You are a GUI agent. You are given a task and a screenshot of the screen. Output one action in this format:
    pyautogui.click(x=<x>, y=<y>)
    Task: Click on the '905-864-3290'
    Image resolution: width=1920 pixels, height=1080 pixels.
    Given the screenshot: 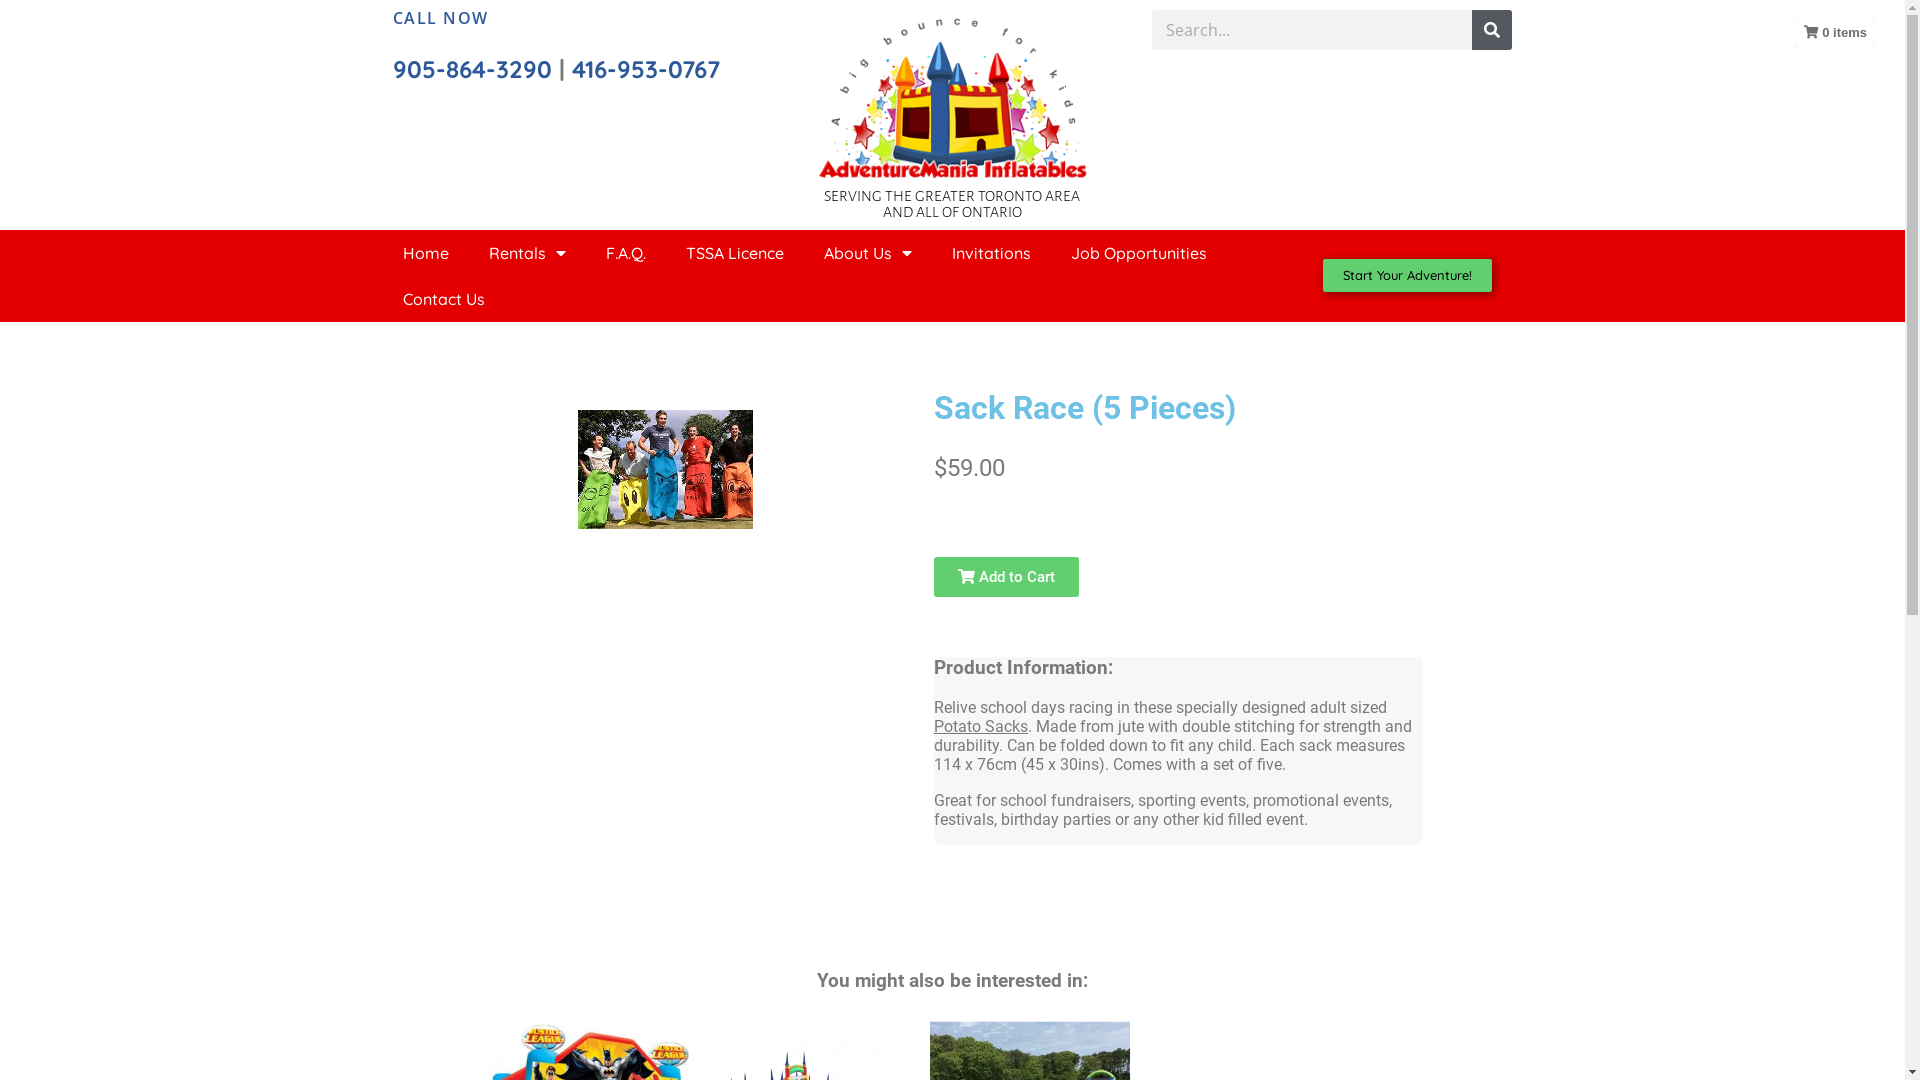 What is the action you would take?
    pyautogui.click(x=392, y=68)
    